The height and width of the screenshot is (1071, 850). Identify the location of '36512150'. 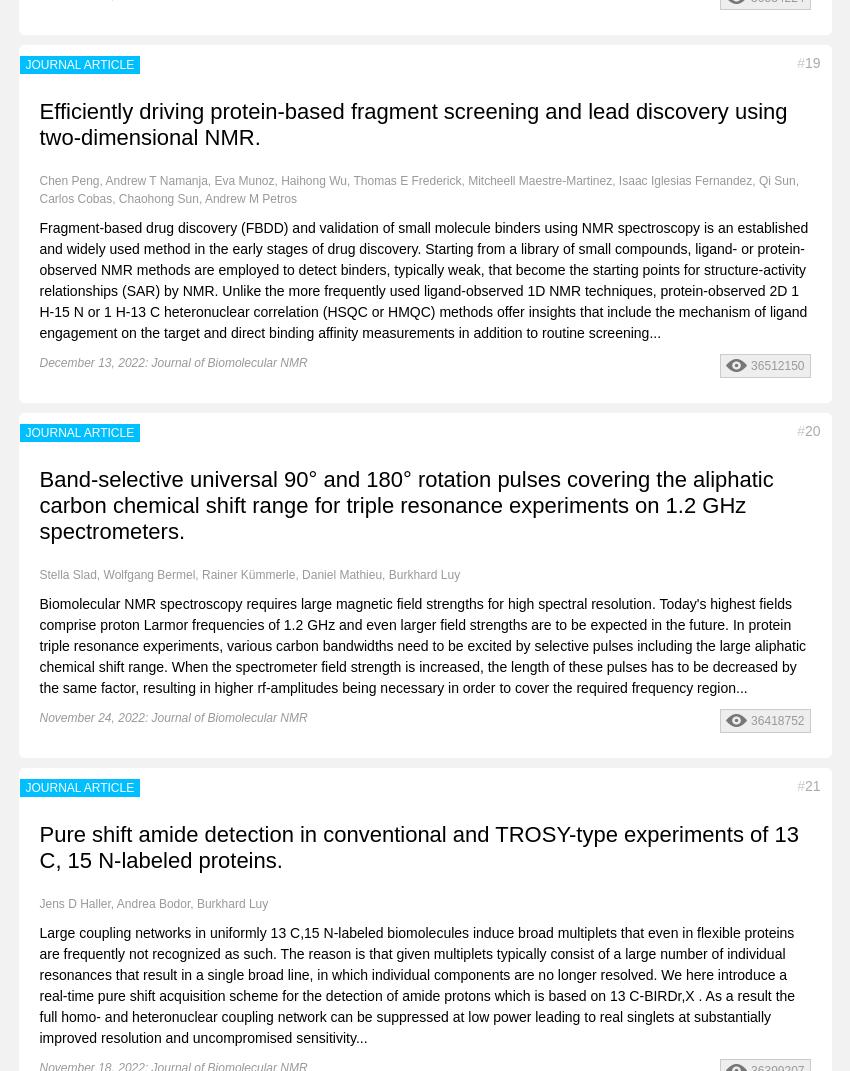
(776, 363).